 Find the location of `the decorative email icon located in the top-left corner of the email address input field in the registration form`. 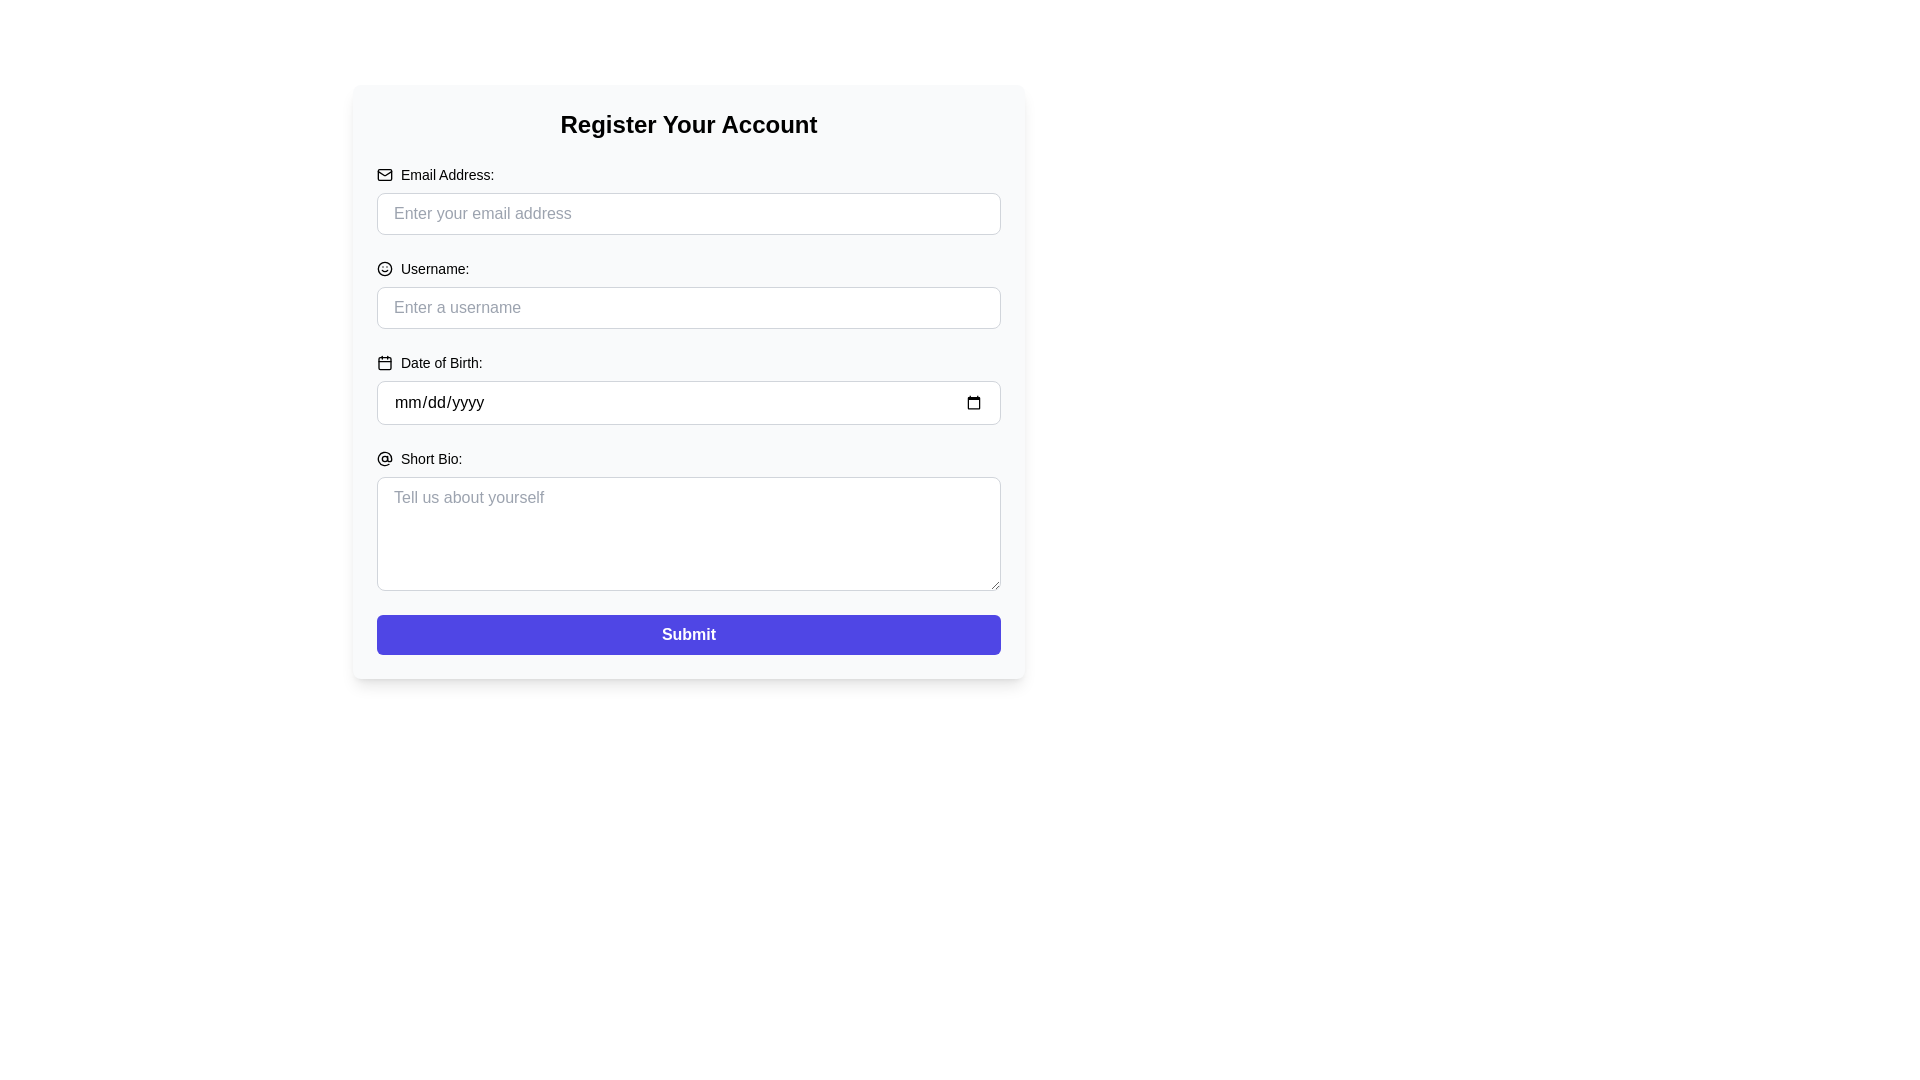

the decorative email icon located in the top-left corner of the email address input field in the registration form is located at coordinates (384, 173).